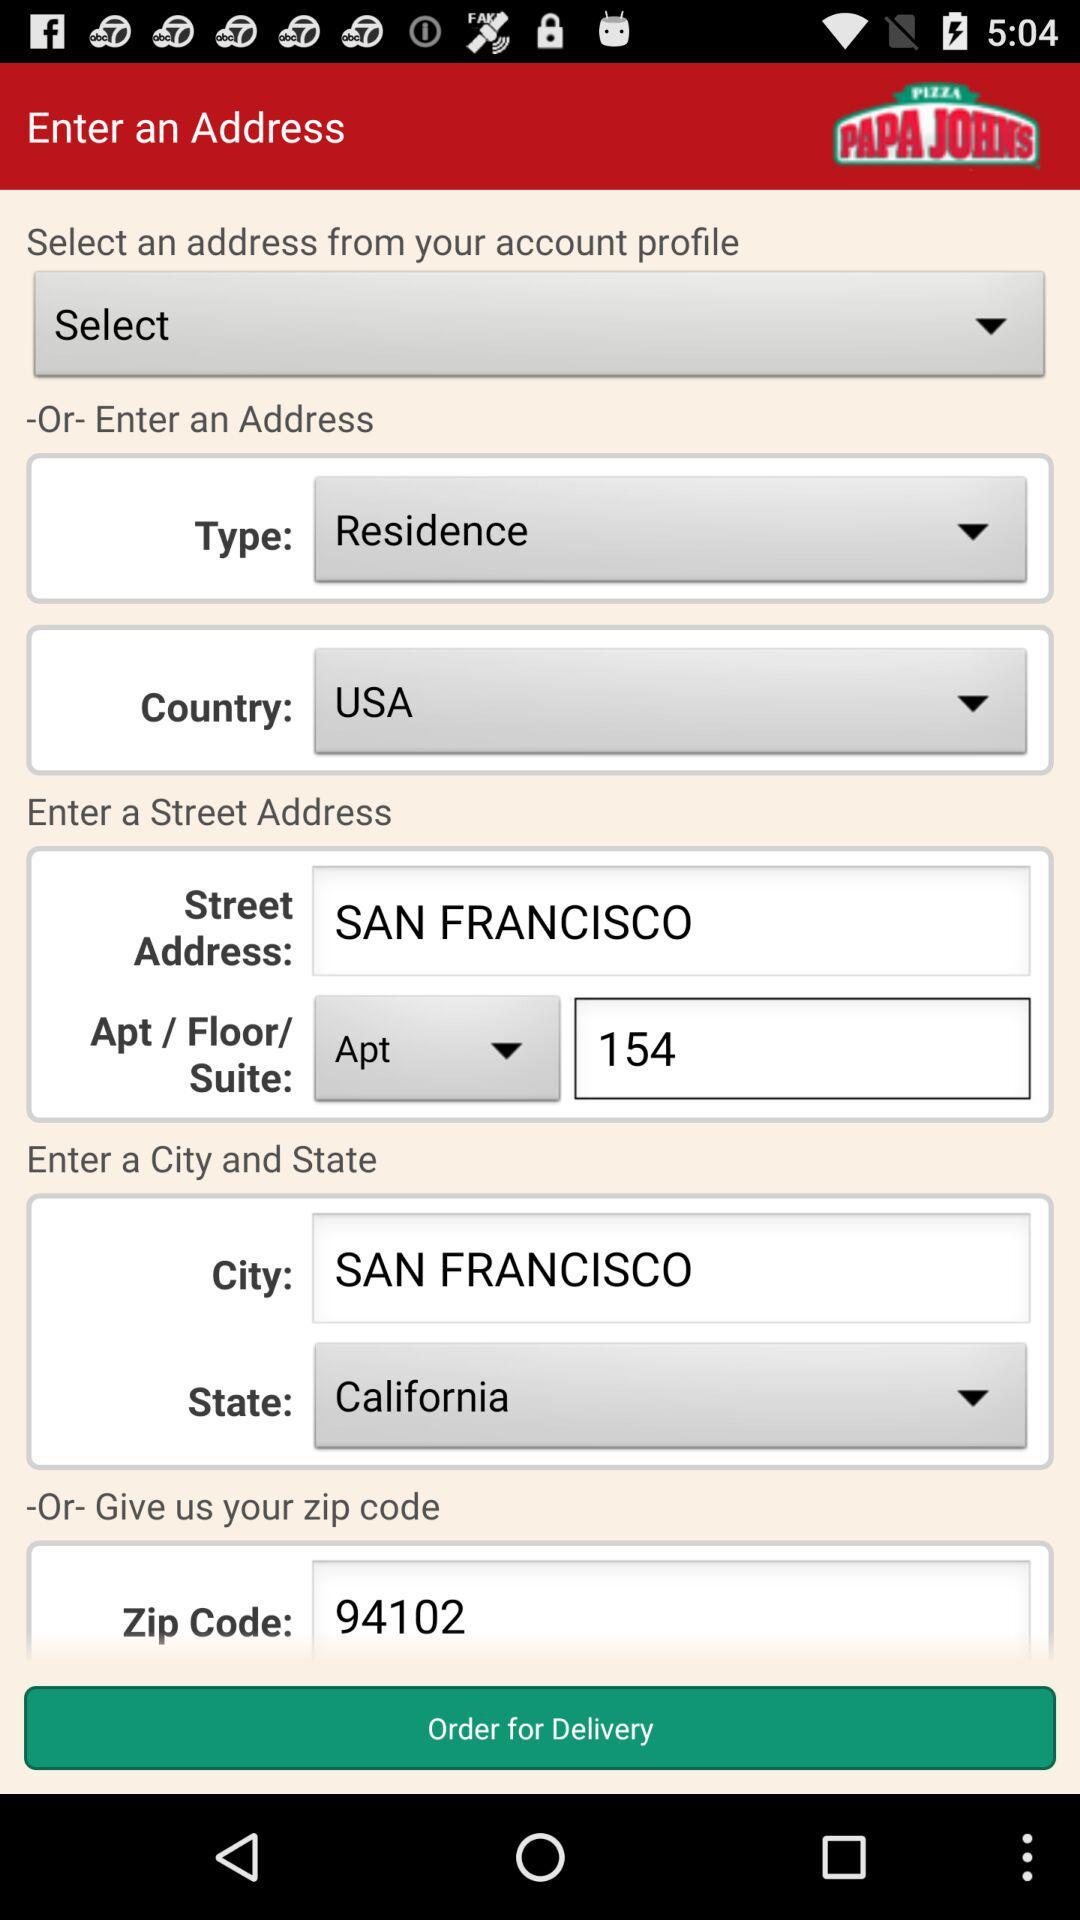 The width and height of the screenshot is (1080, 1920). Describe the element at coordinates (801, 1053) in the screenshot. I see `type 154 just to the right of apt drop down box` at that location.